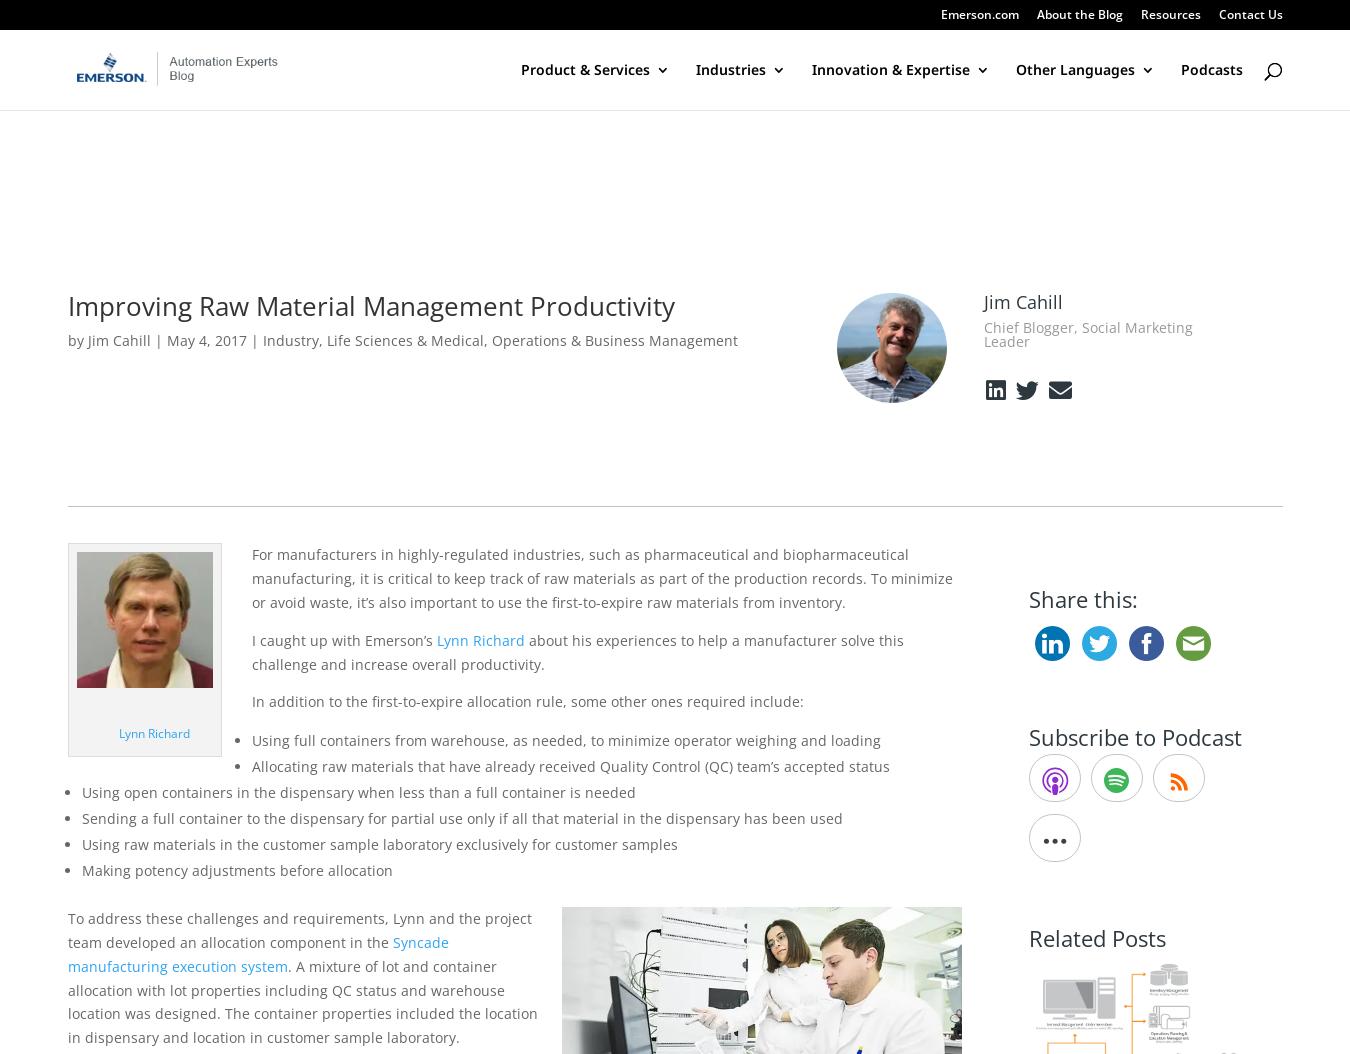 This screenshot has height=1054, width=1350. Describe the element at coordinates (256, 953) in the screenshot. I see `'Syncade manufacturing execution system'` at that location.